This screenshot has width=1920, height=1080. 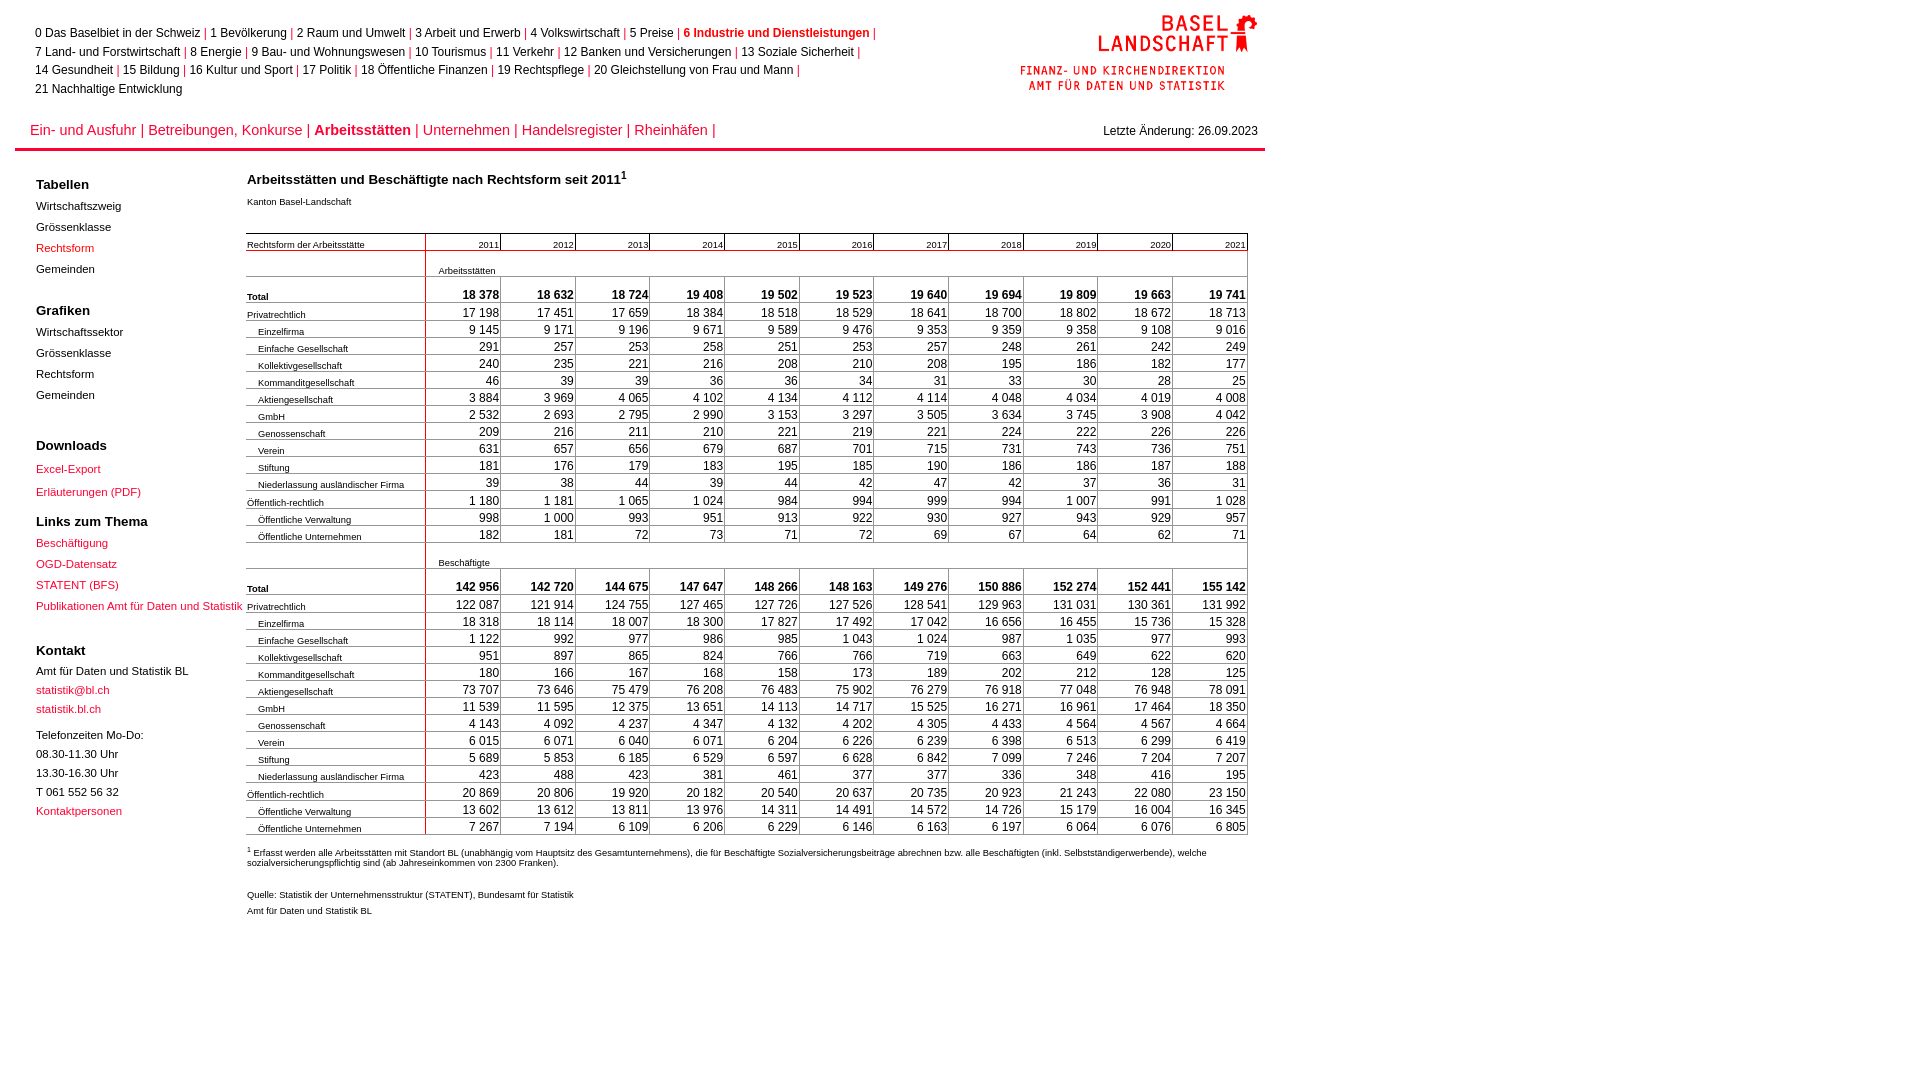 What do you see at coordinates (495, 50) in the screenshot?
I see `'11 Verkehr'` at bounding box center [495, 50].